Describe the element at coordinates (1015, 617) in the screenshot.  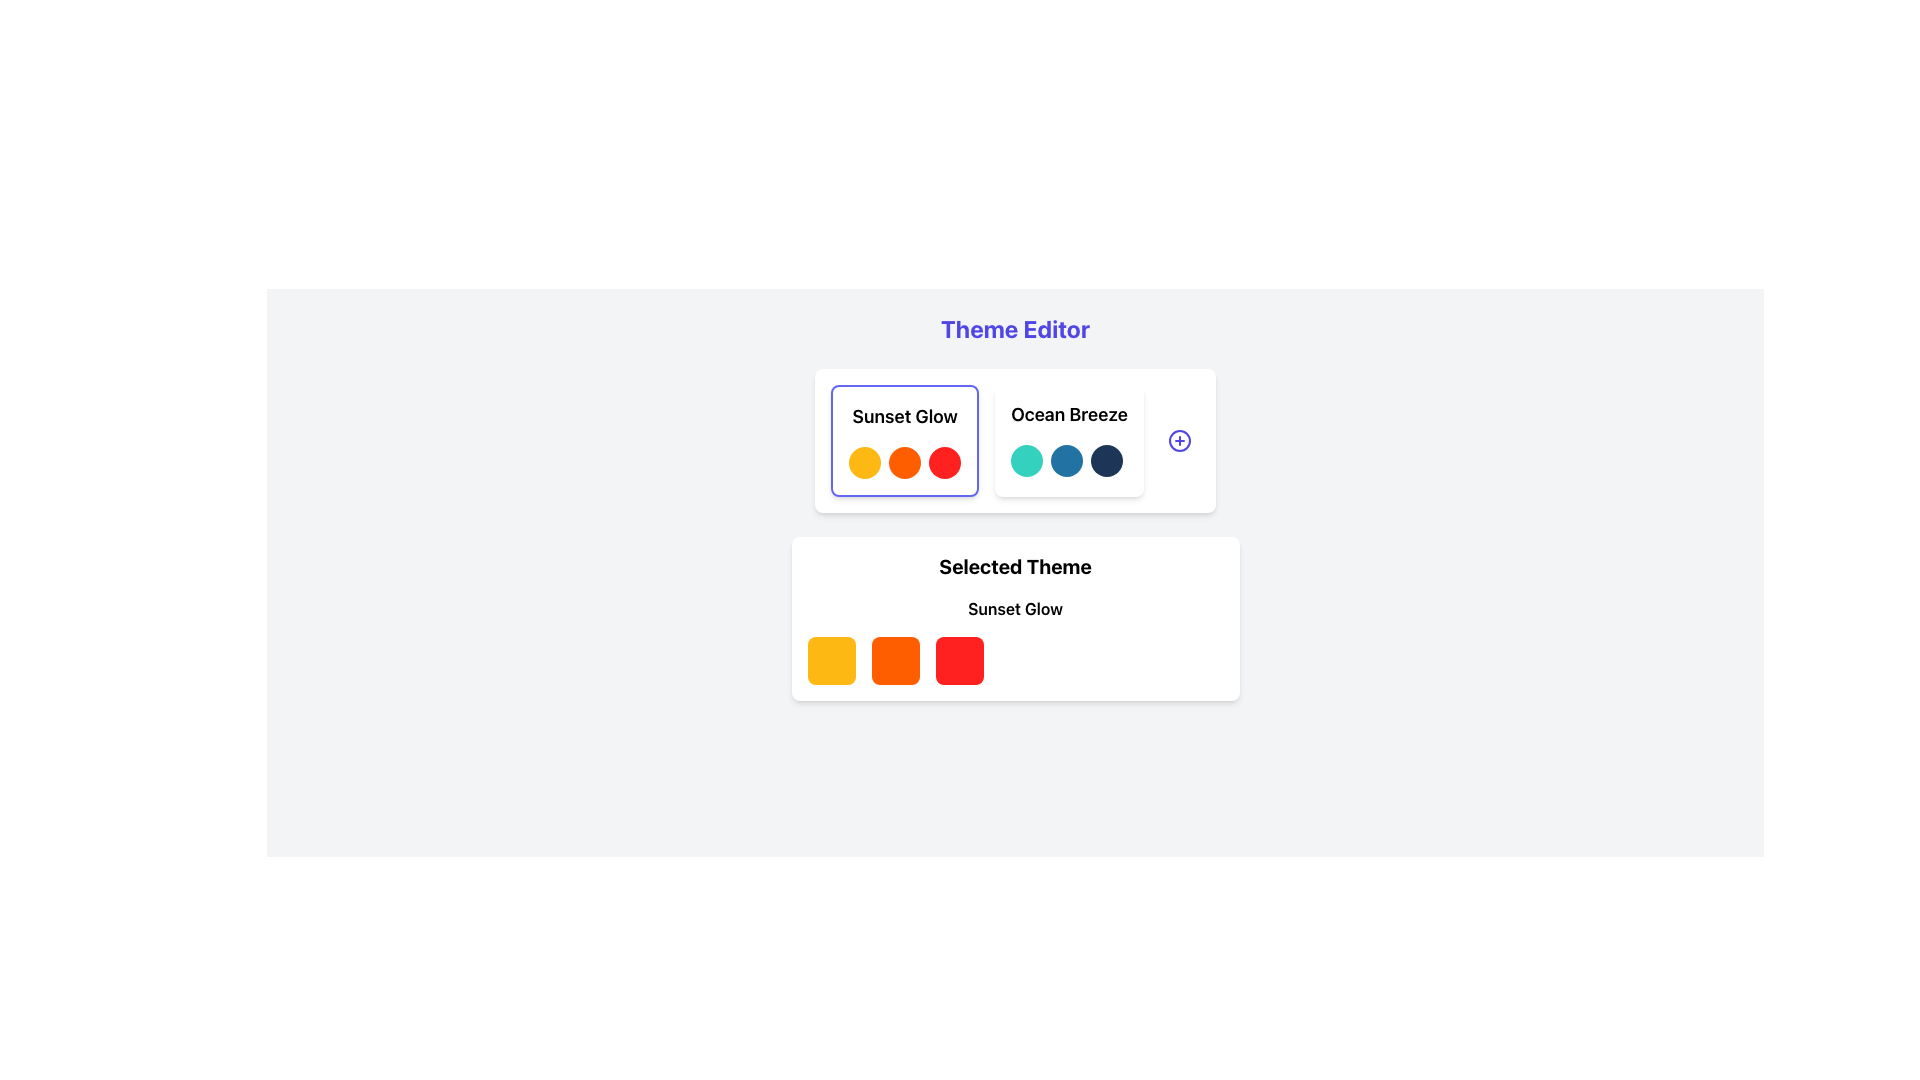
I see `displayed text of the Information display panel, which shows 'Selected Theme' and 'Sunset Glow'` at that location.